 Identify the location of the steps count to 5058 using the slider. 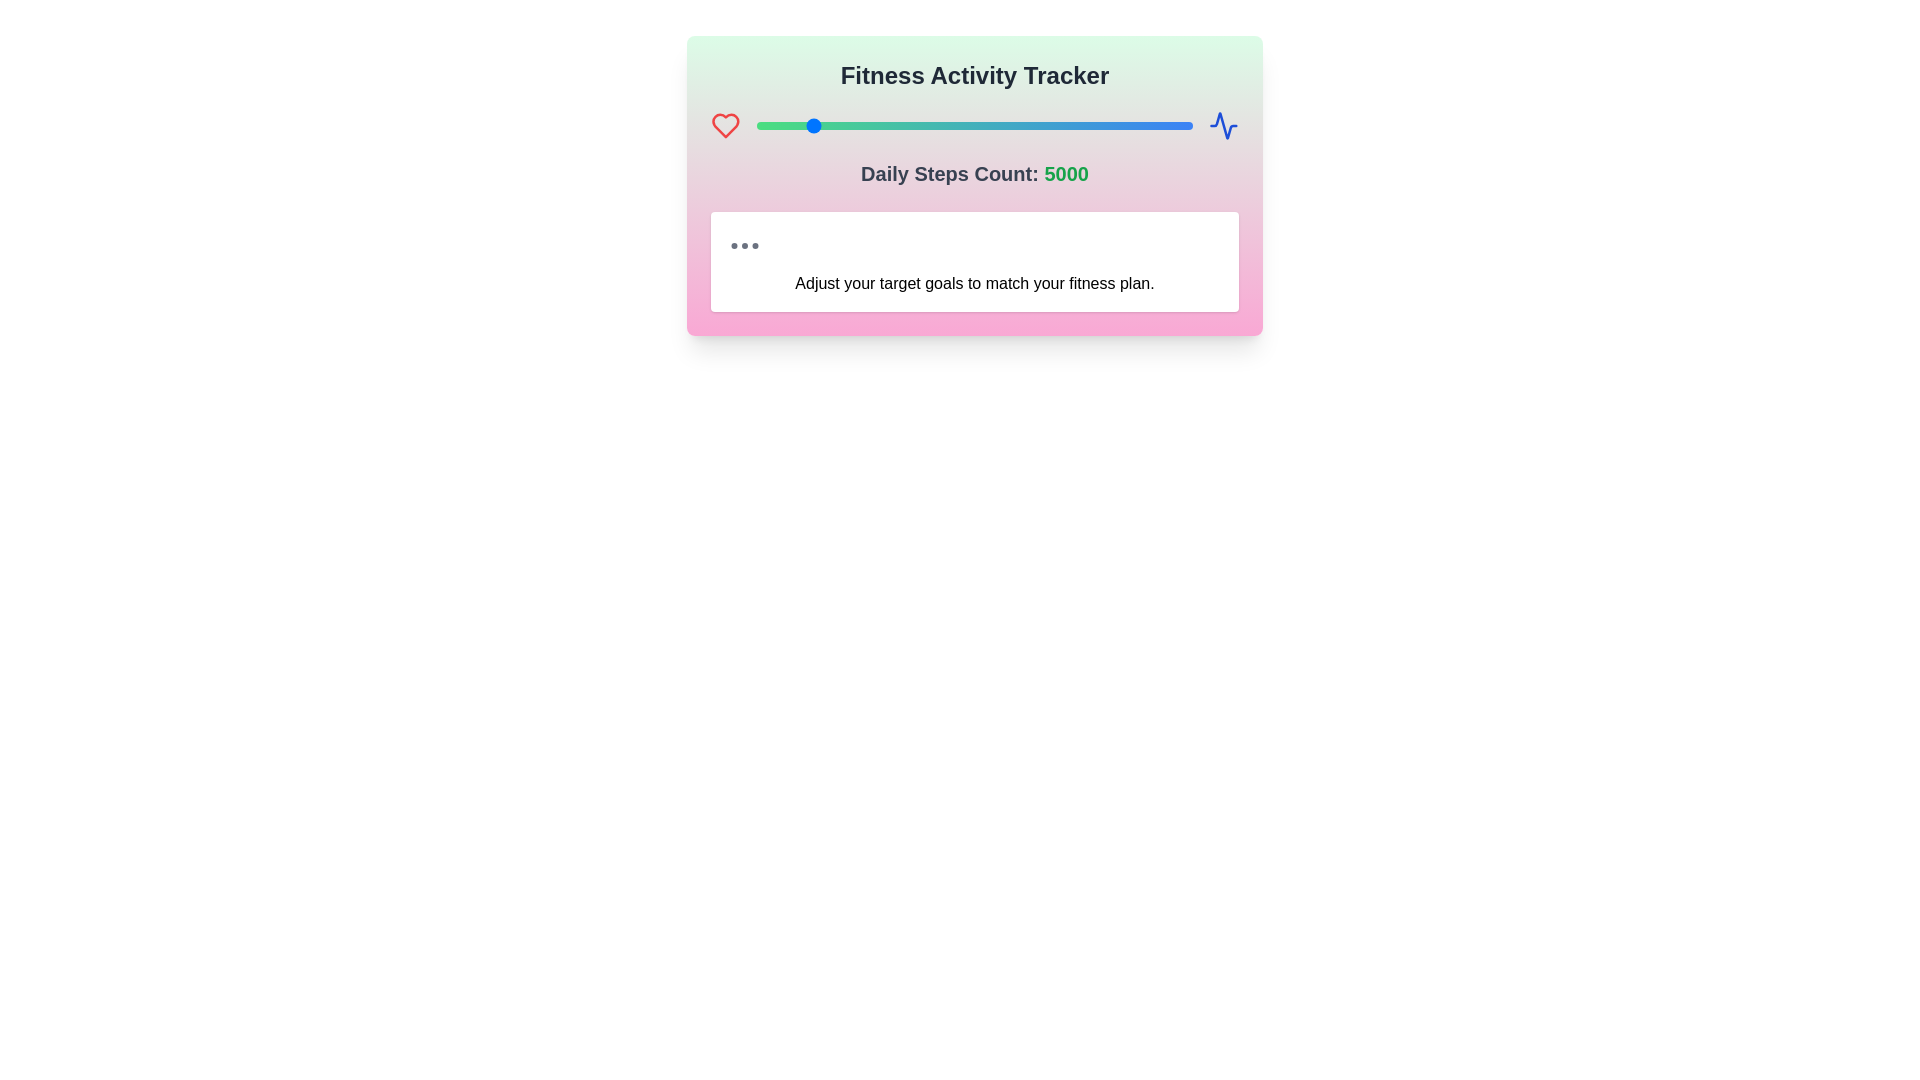
(809, 126).